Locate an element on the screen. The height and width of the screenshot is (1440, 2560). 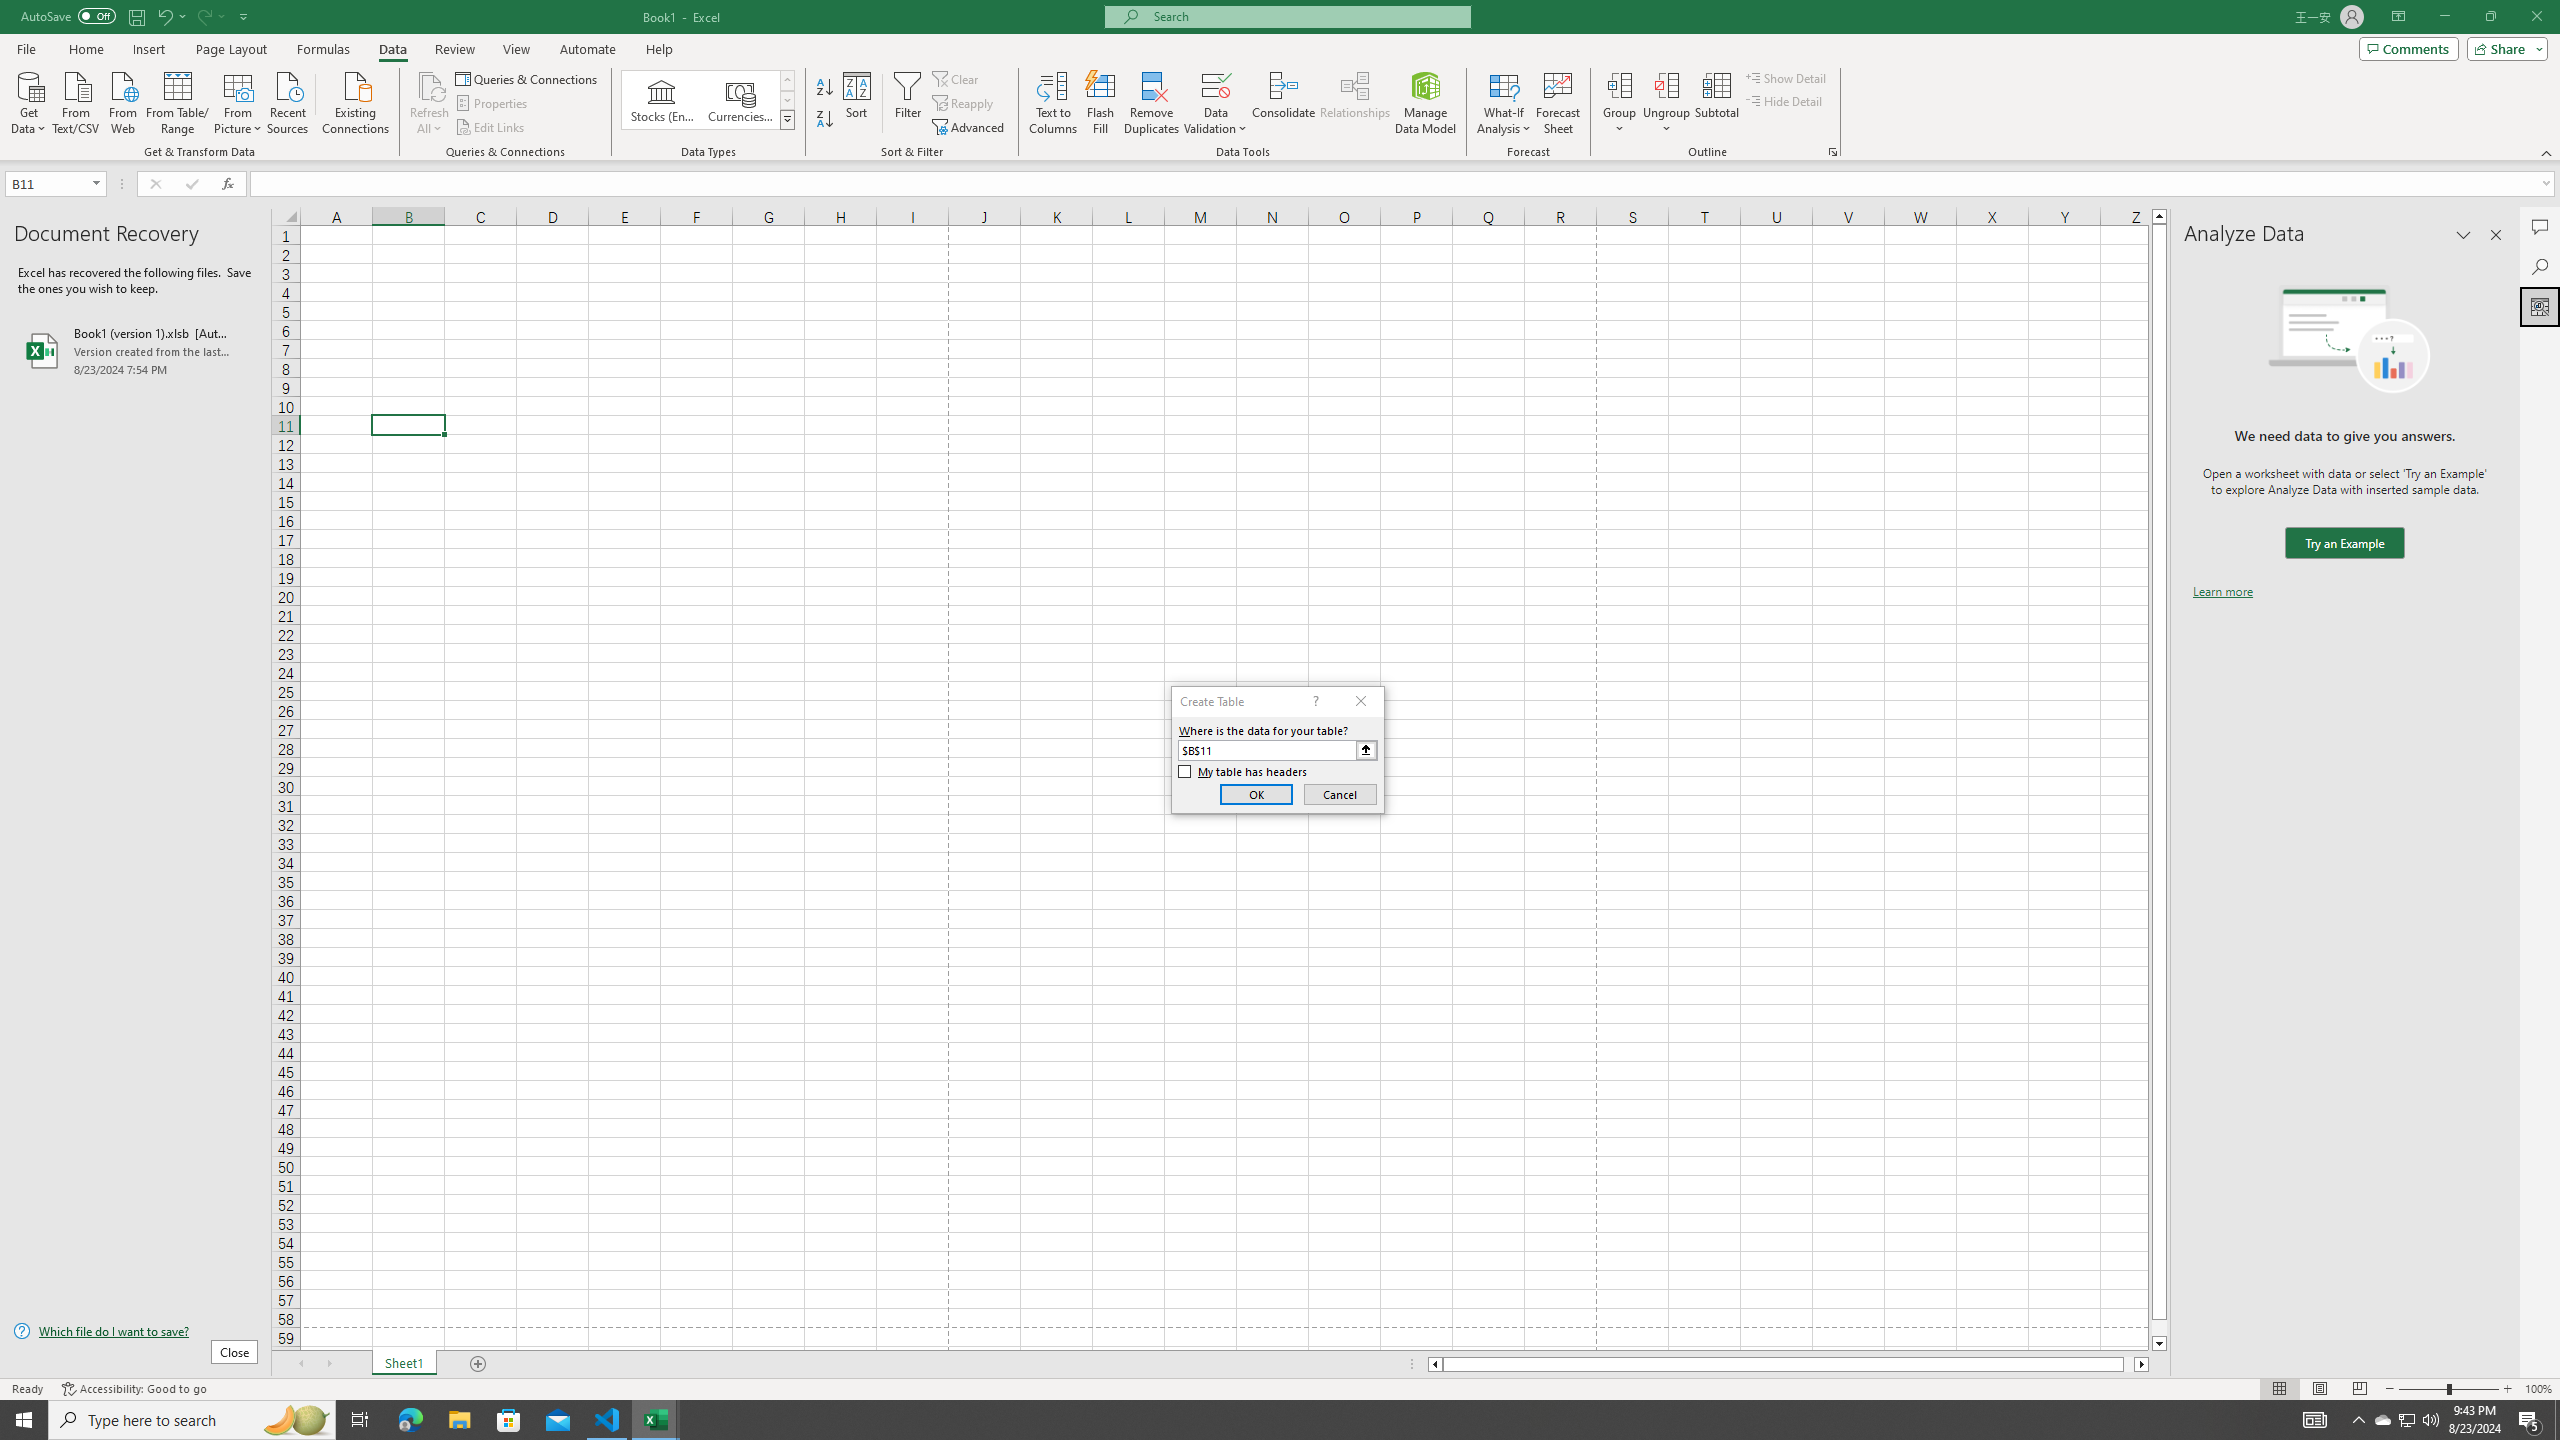
'Stocks (English)' is located at coordinates (660, 99).